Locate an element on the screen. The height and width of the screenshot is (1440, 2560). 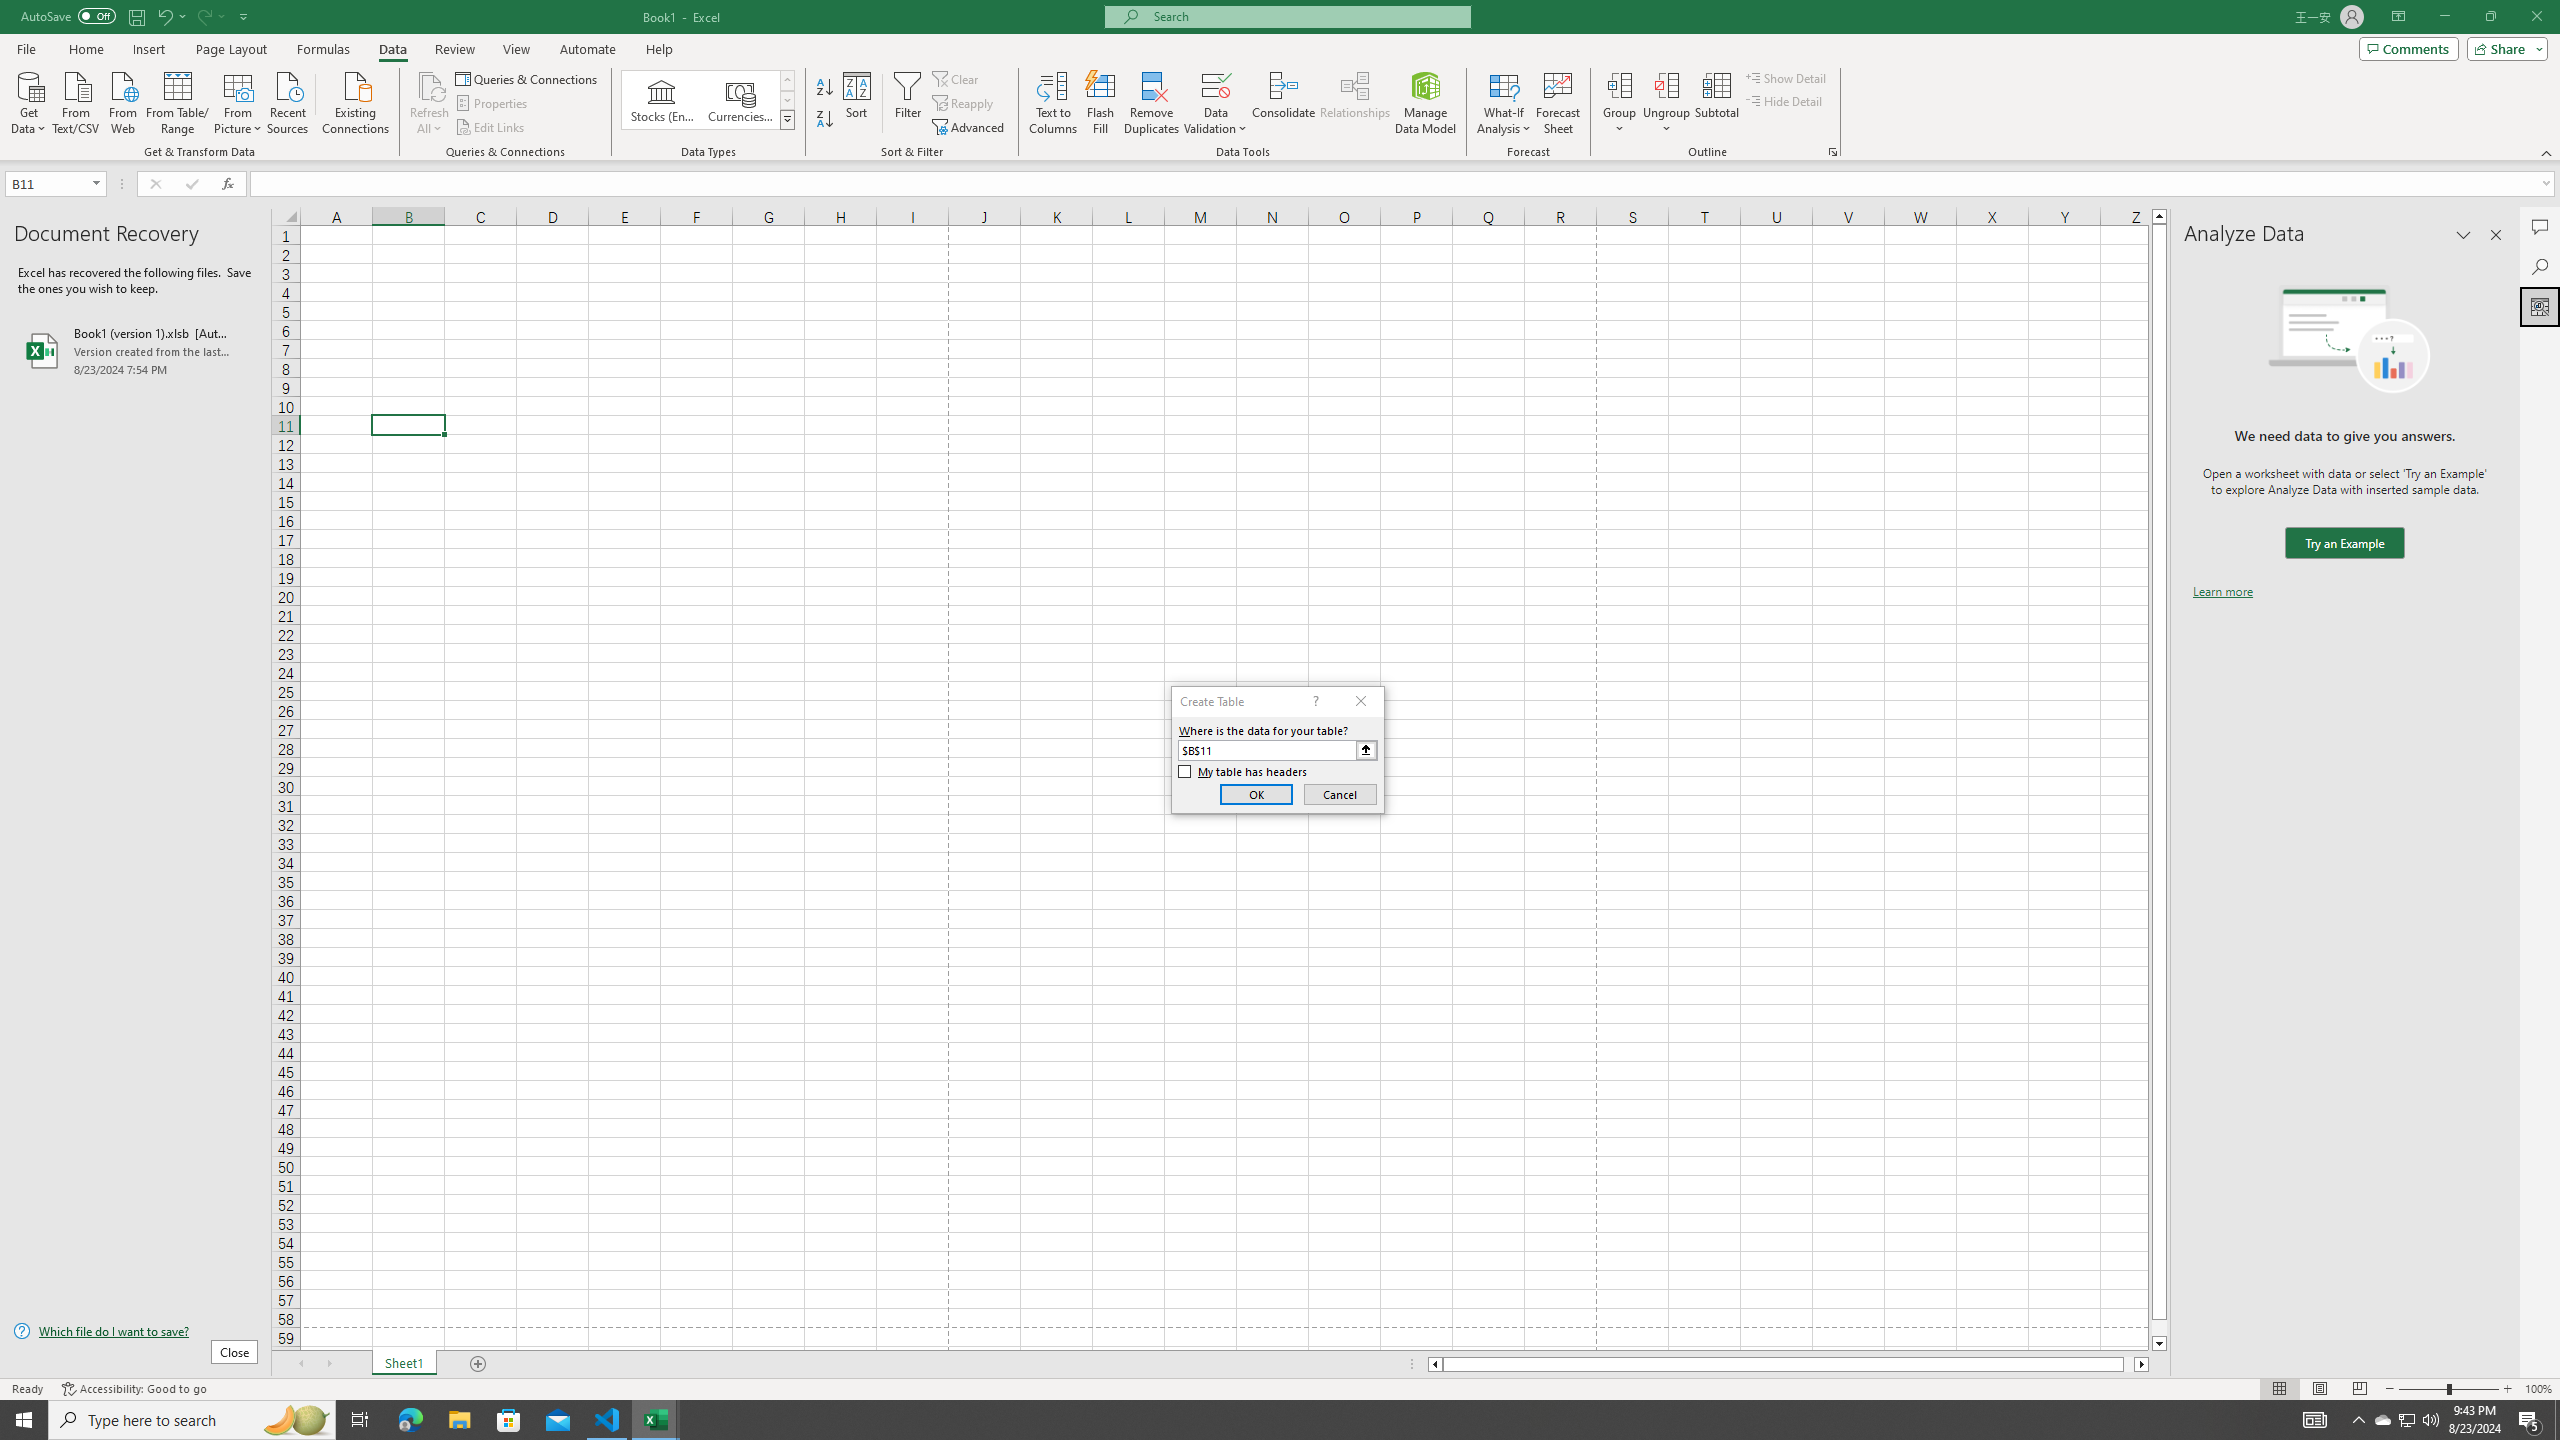
'Stocks (English)' is located at coordinates (660, 99).